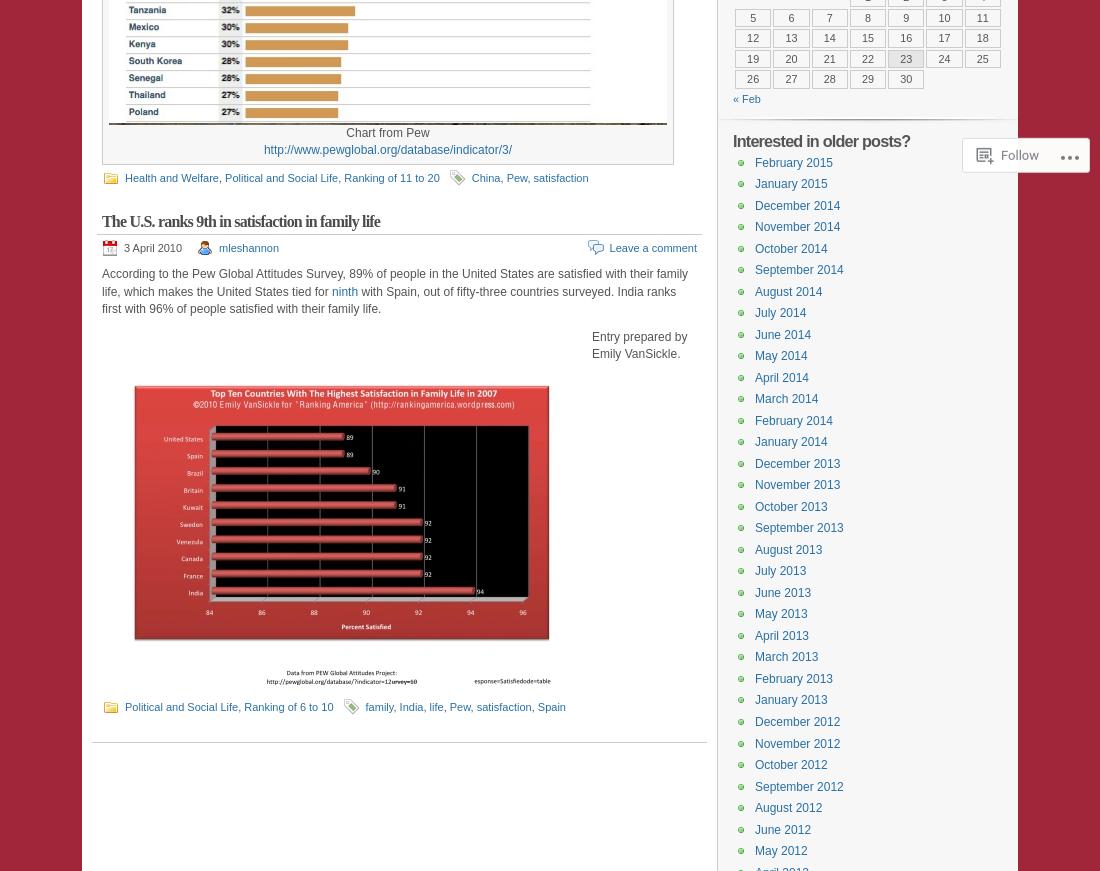  What do you see at coordinates (799, 785) in the screenshot?
I see `'September 2012'` at bounding box center [799, 785].